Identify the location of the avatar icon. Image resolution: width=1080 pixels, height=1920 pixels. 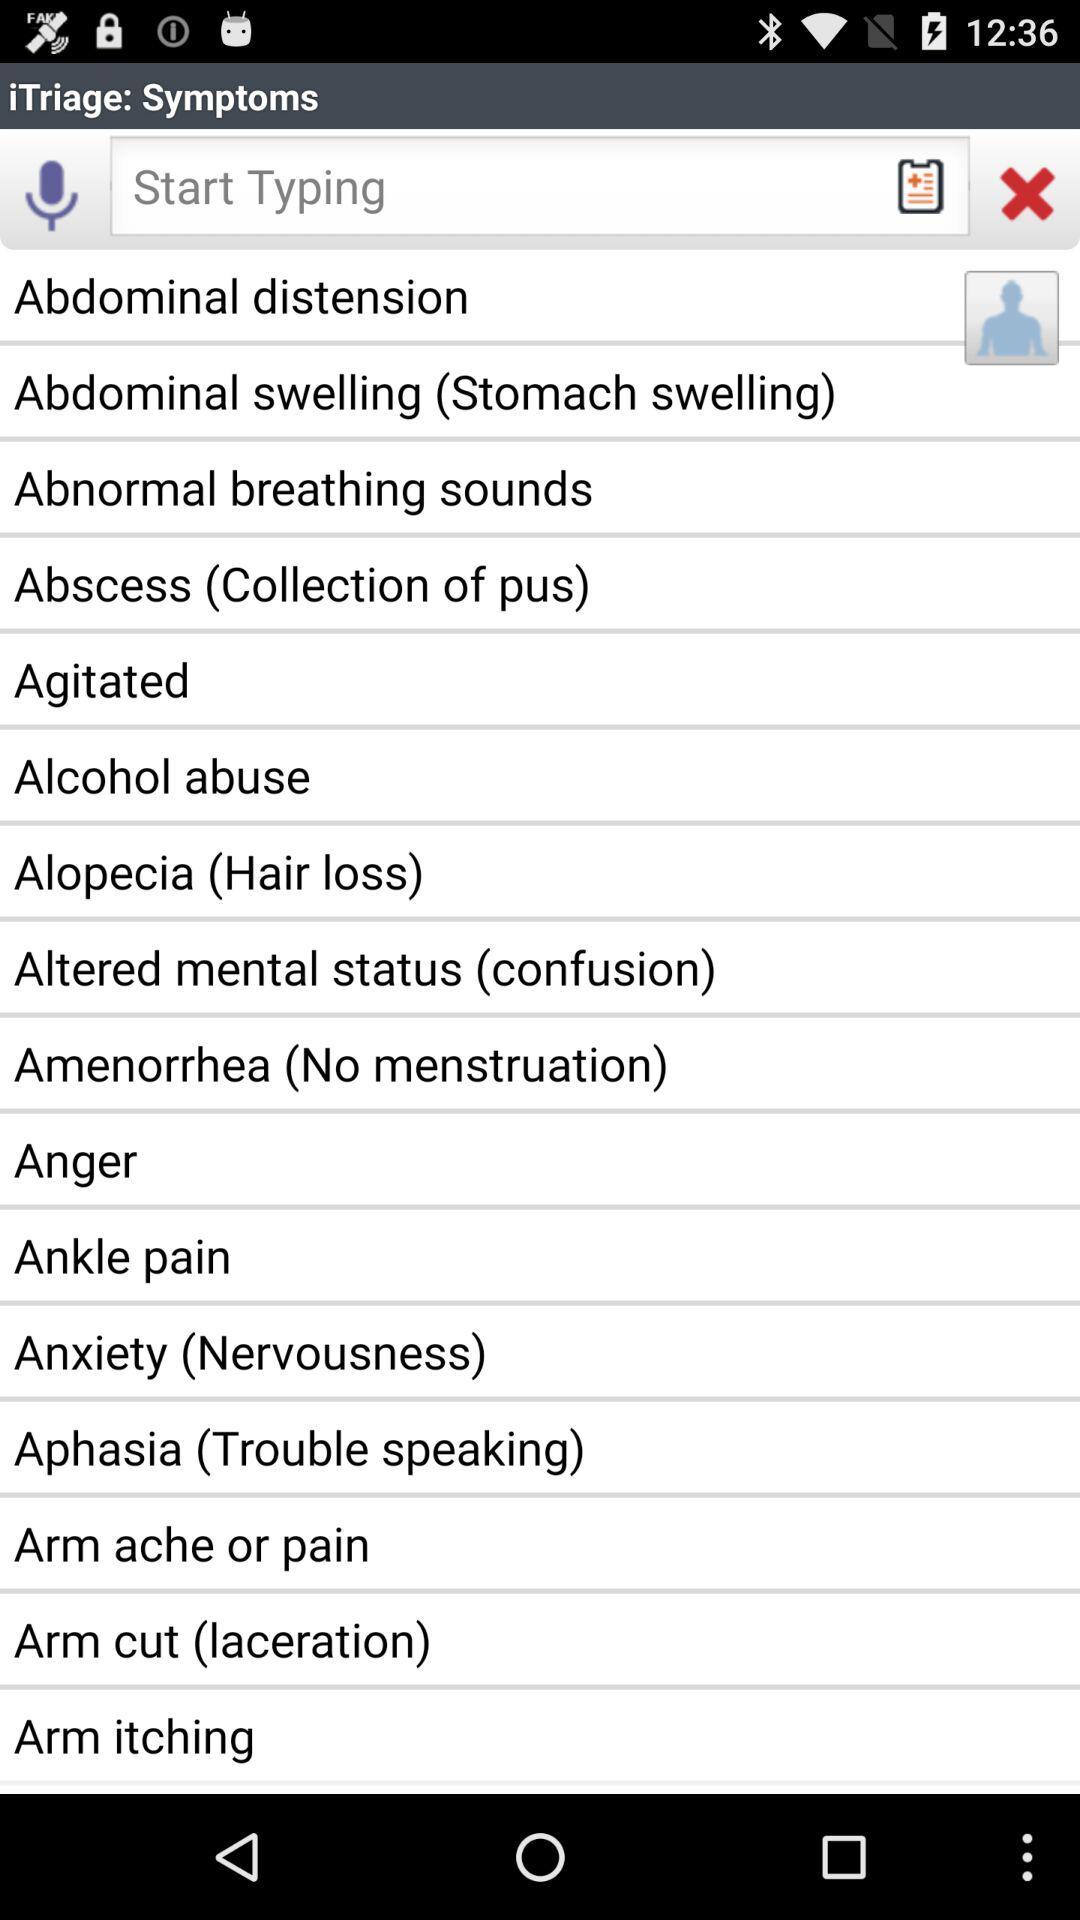
(1011, 340).